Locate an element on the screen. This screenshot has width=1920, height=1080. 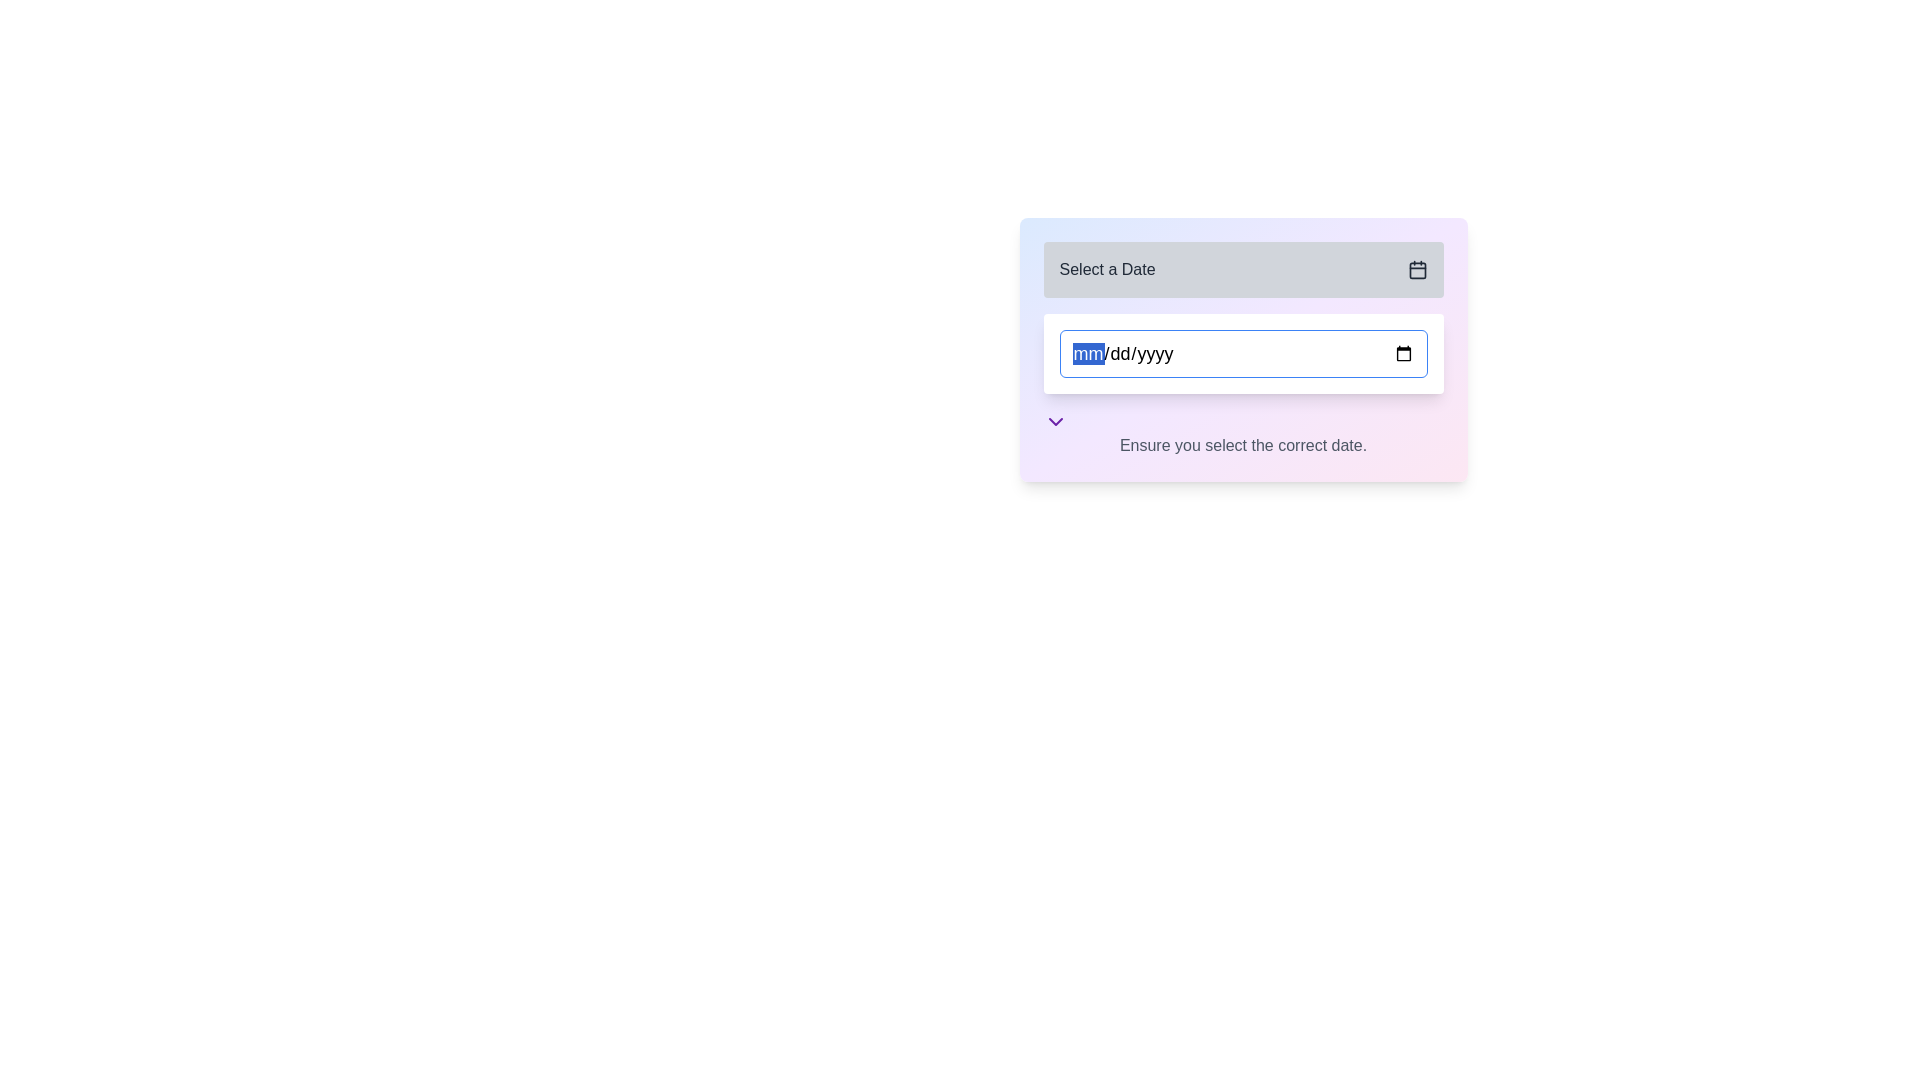
the background rectangle of the SVG calendar icon located at the top-right corner of the date selection box is located at coordinates (1416, 270).